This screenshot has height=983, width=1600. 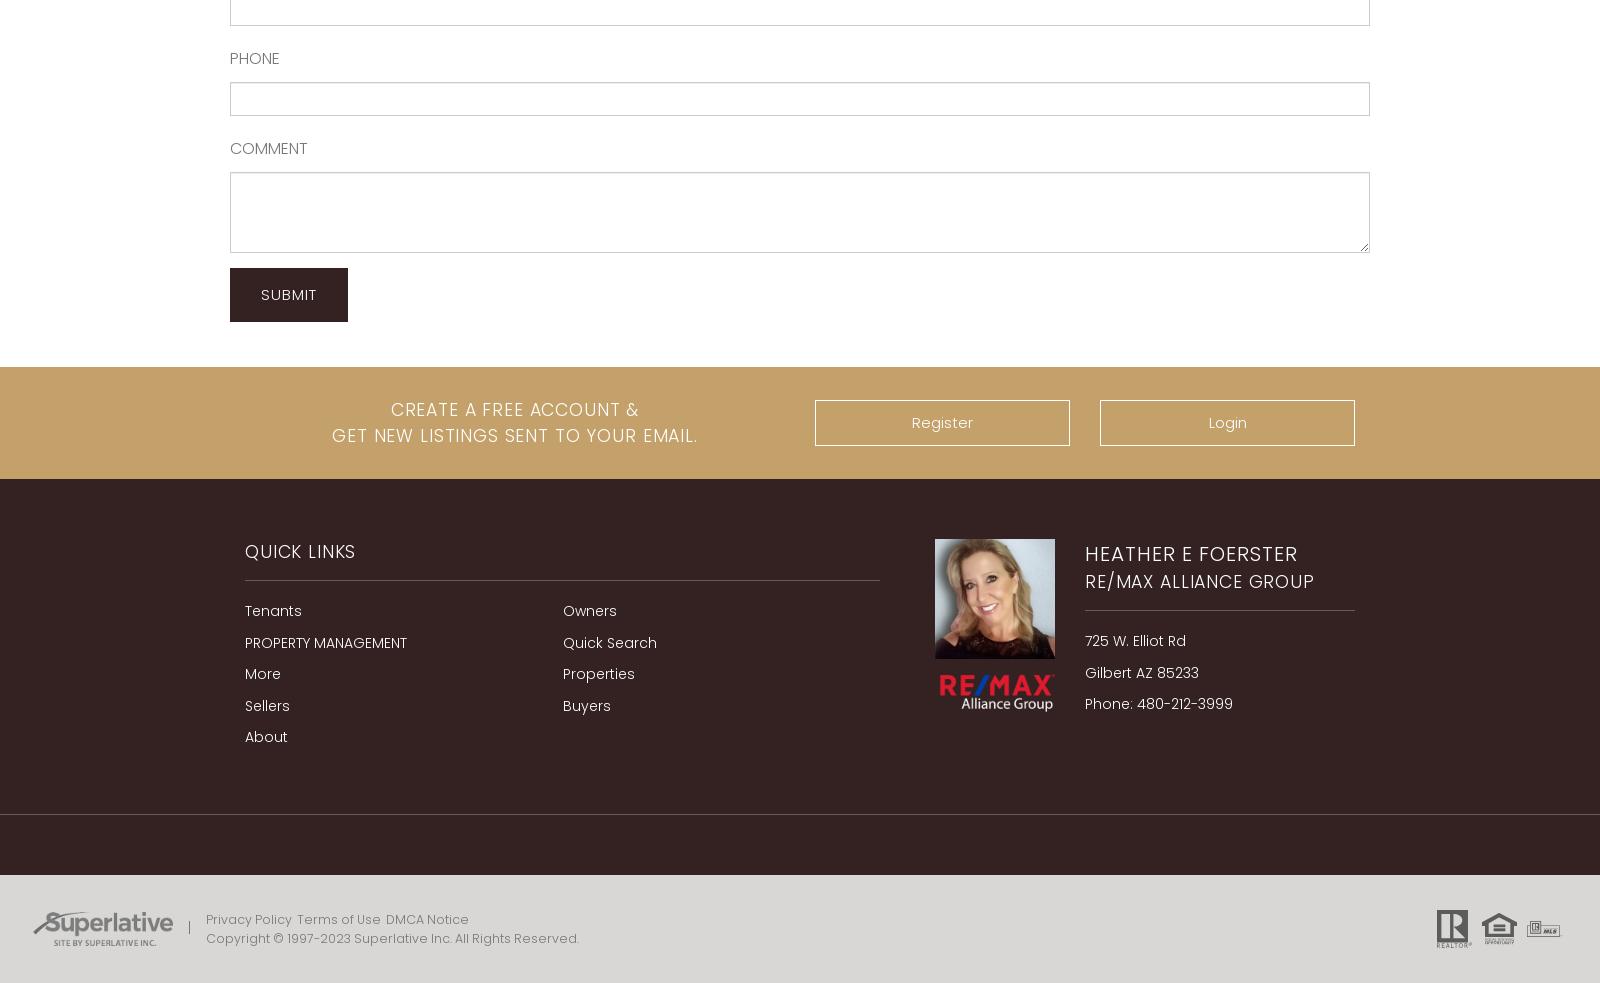 I want to click on 'Terms of Use', so click(x=339, y=919).